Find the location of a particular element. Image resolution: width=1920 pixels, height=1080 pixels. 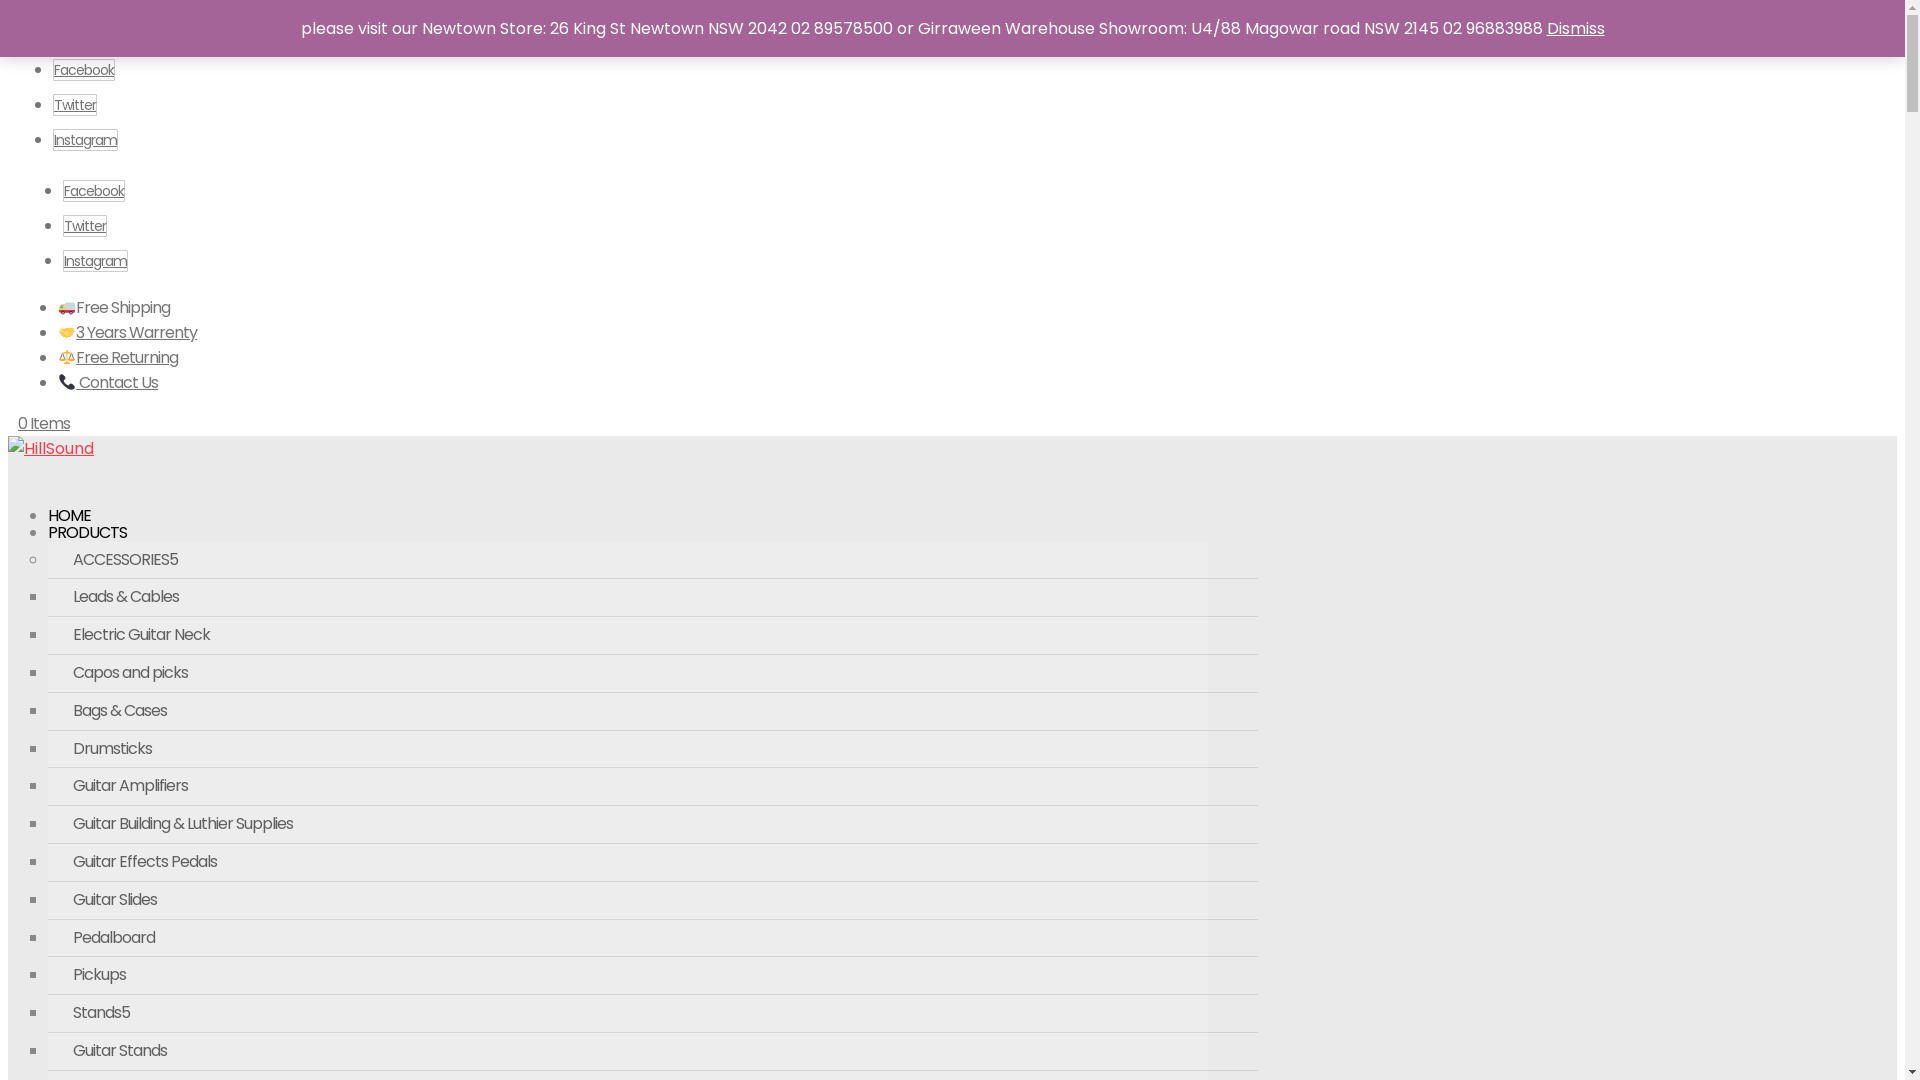

'Free Returning' is located at coordinates (117, 356).